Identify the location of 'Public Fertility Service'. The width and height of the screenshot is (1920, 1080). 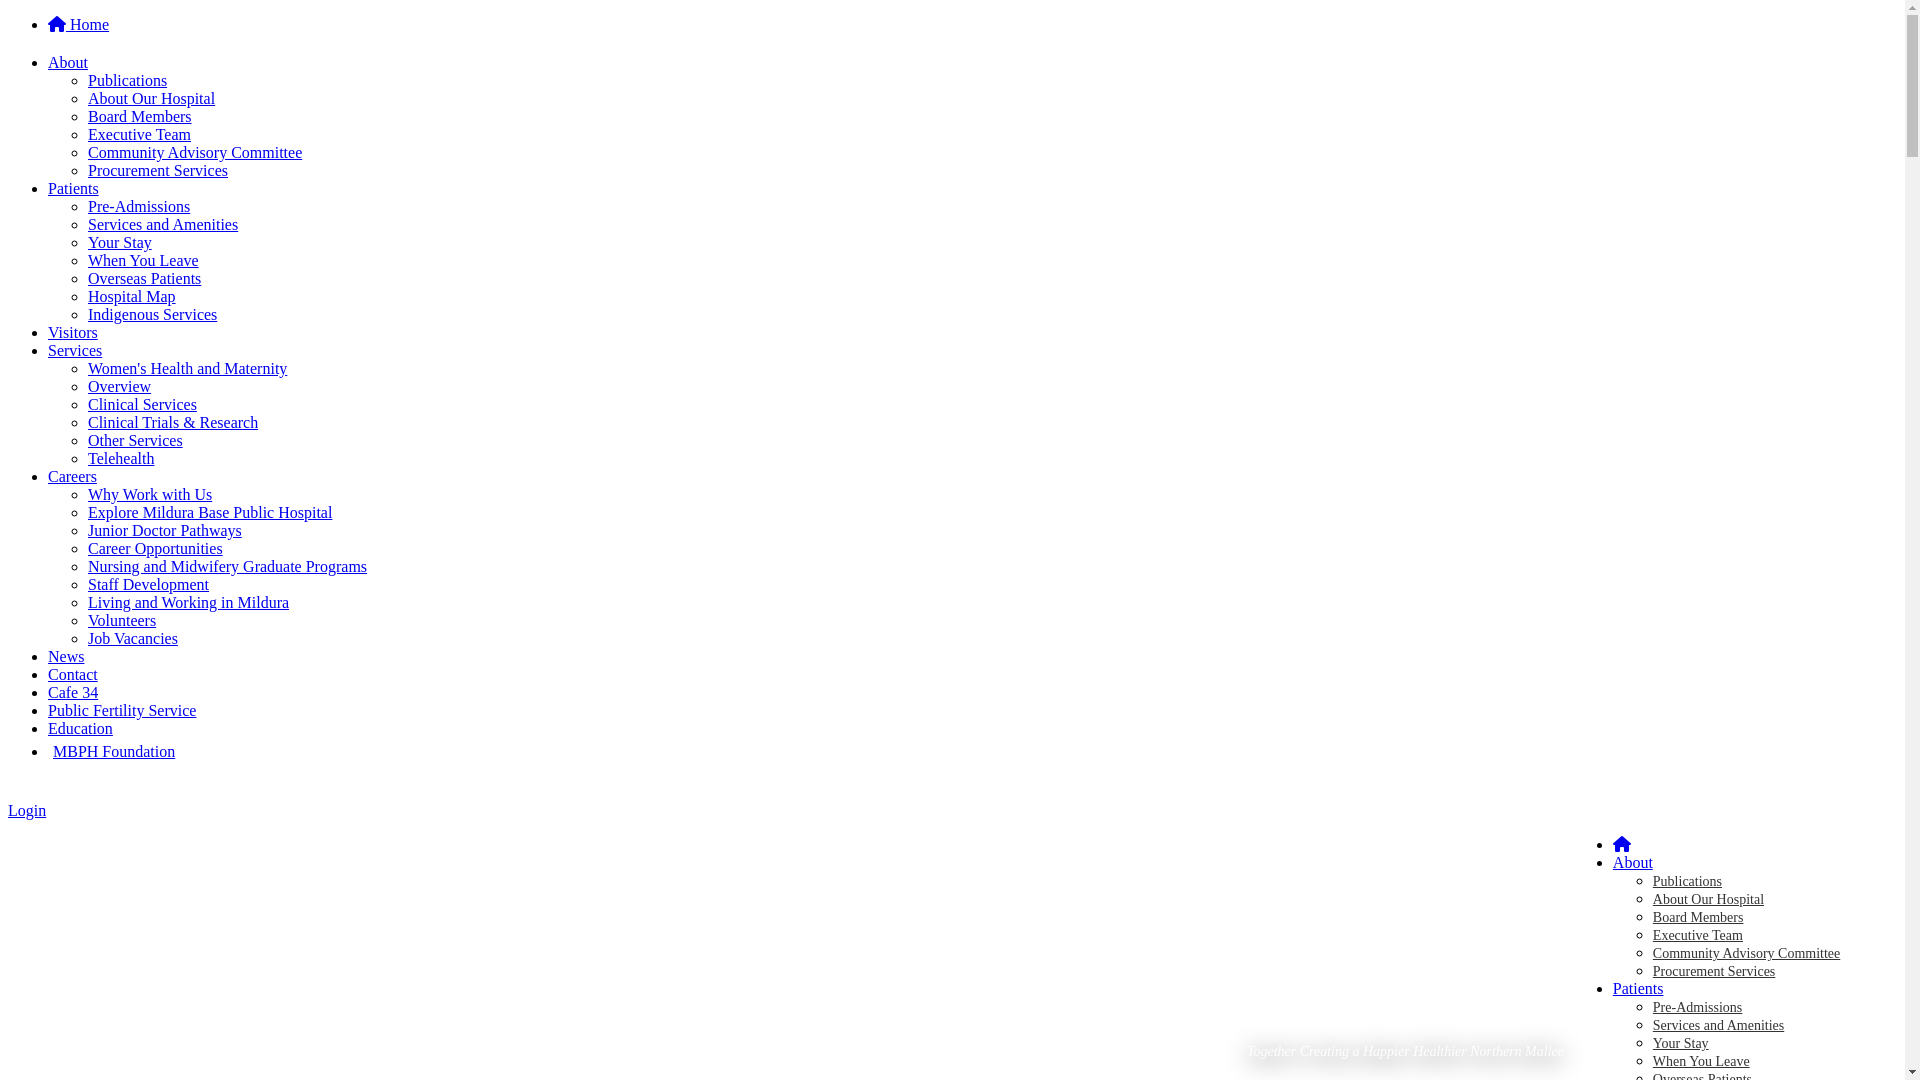
(120, 709).